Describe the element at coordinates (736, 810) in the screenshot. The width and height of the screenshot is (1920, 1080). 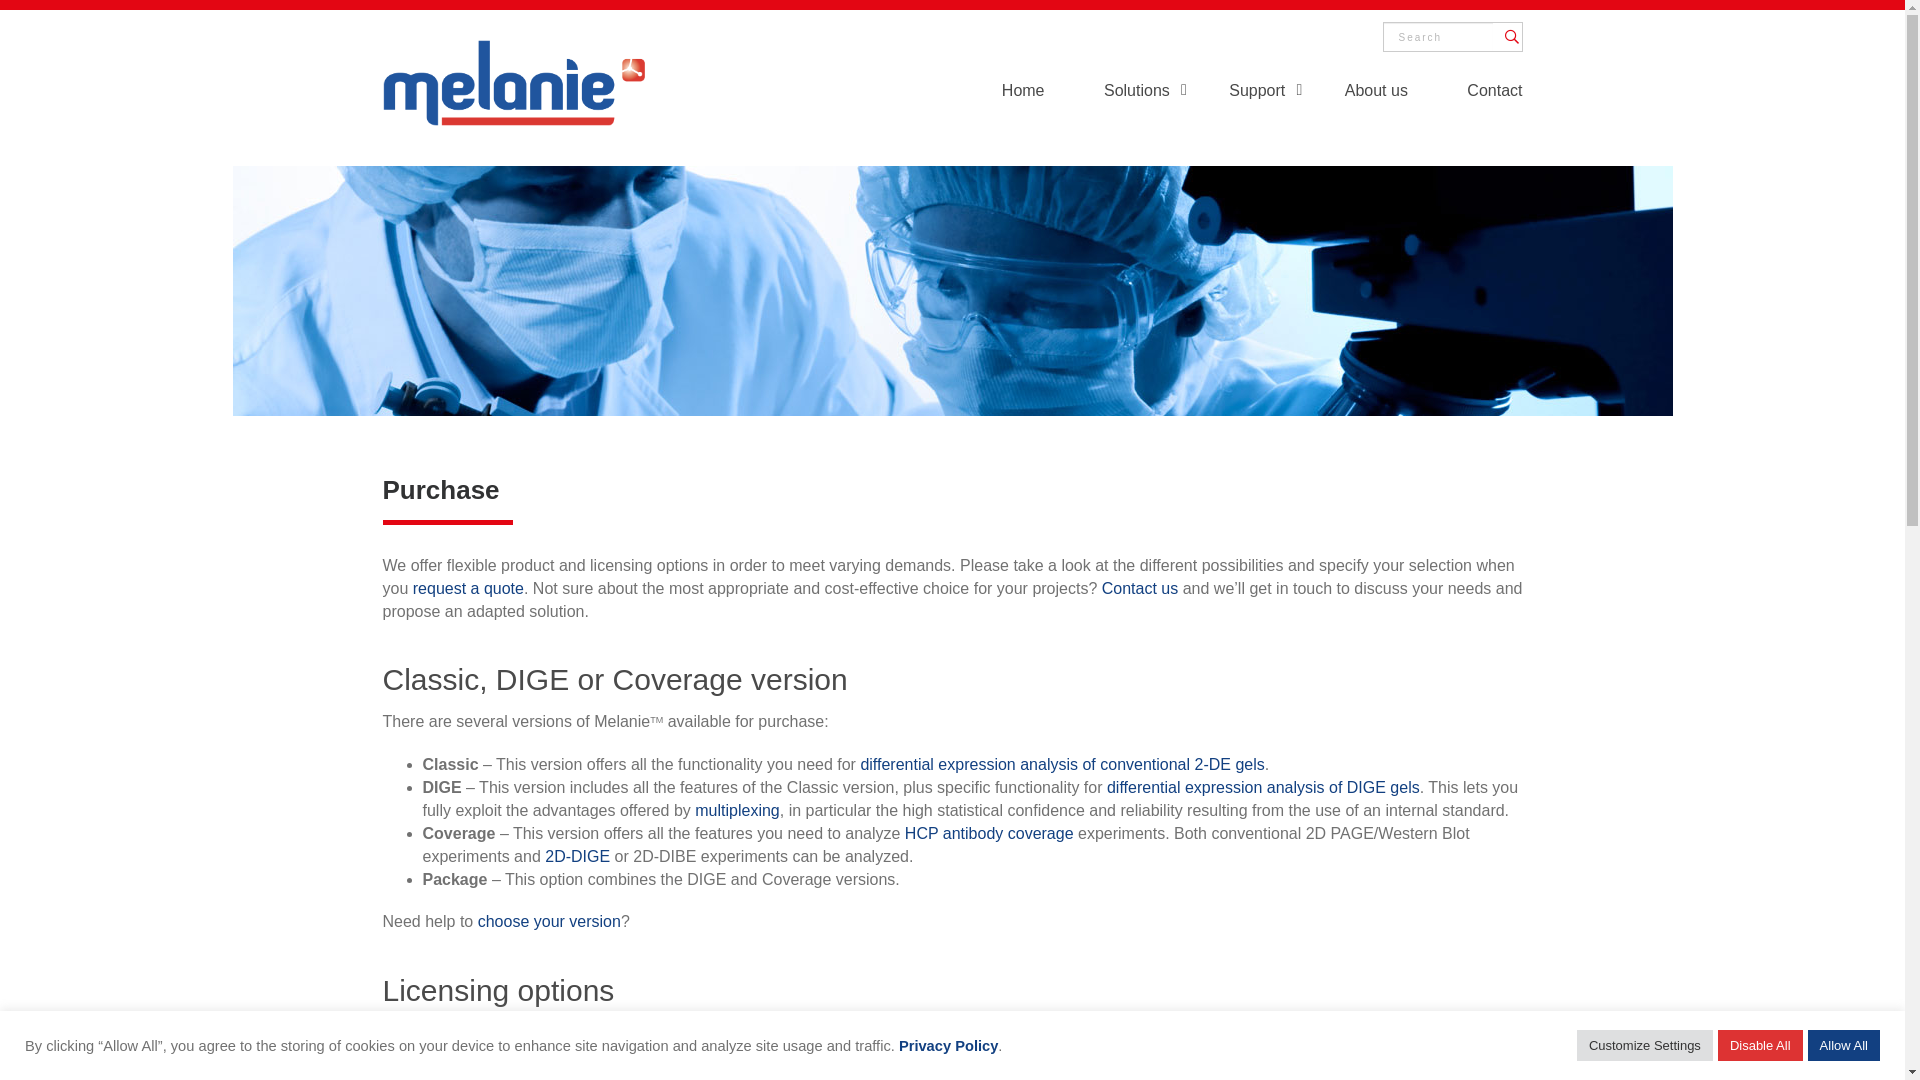
I see `'multiplexing'` at that location.